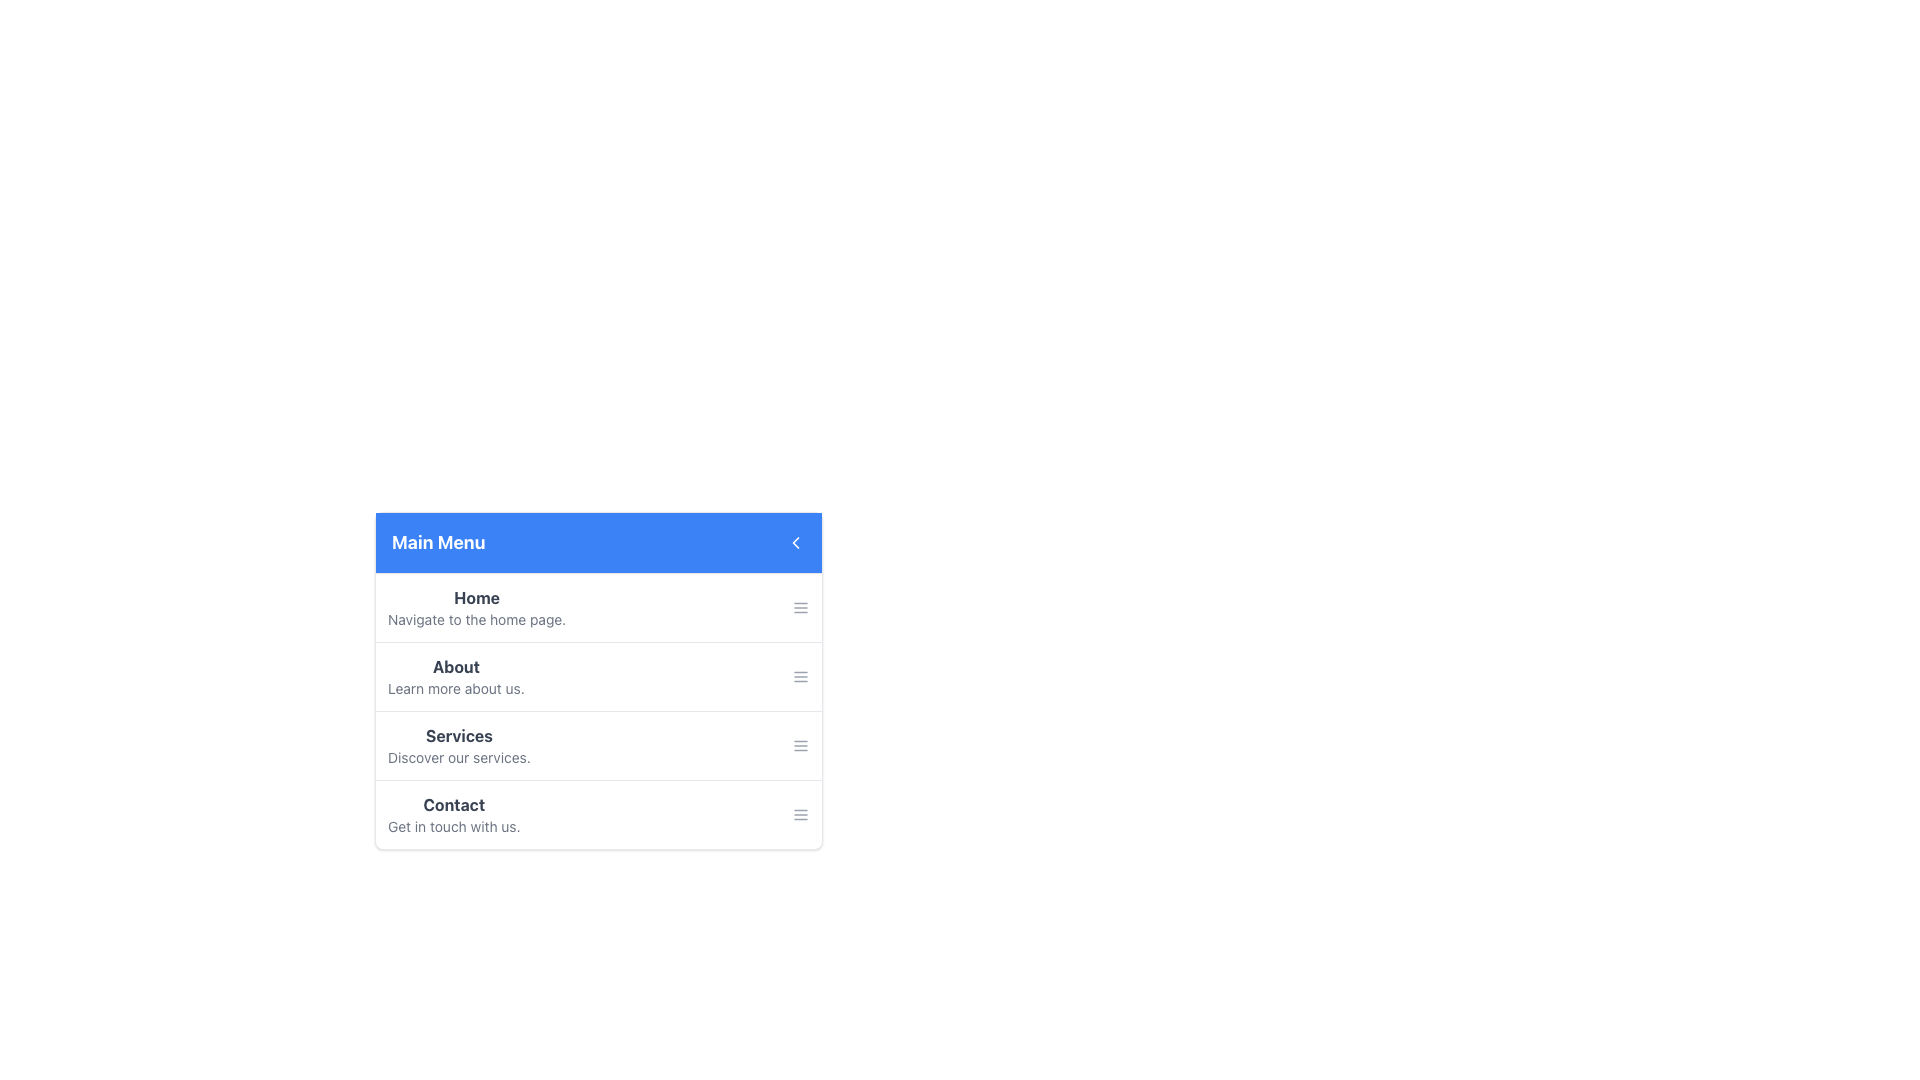 The width and height of the screenshot is (1920, 1080). What do you see at coordinates (458, 736) in the screenshot?
I see `the bolded text label 'Services' styled in dark gray within a list-focused interface, which is the third element in a vertically stacked list` at bounding box center [458, 736].